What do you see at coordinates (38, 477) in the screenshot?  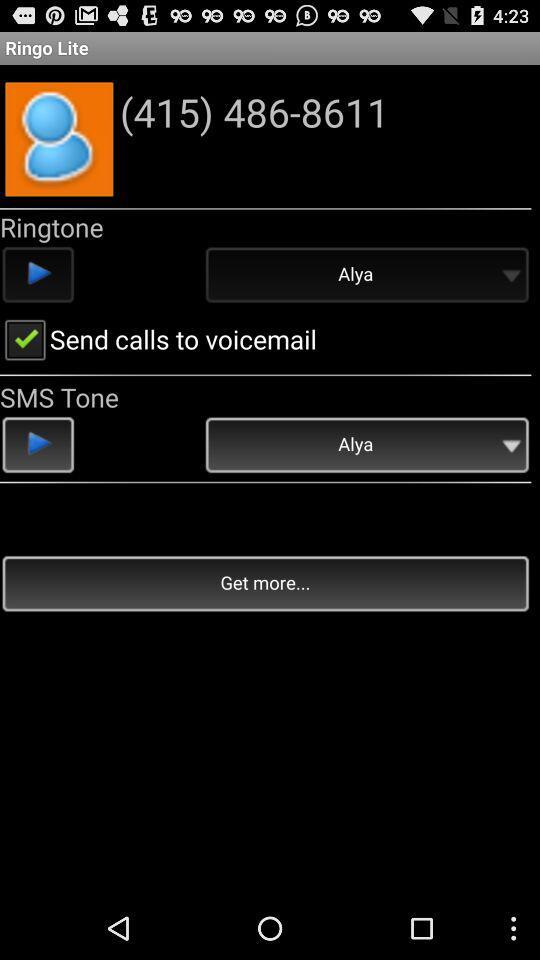 I see `the play icon` at bounding box center [38, 477].